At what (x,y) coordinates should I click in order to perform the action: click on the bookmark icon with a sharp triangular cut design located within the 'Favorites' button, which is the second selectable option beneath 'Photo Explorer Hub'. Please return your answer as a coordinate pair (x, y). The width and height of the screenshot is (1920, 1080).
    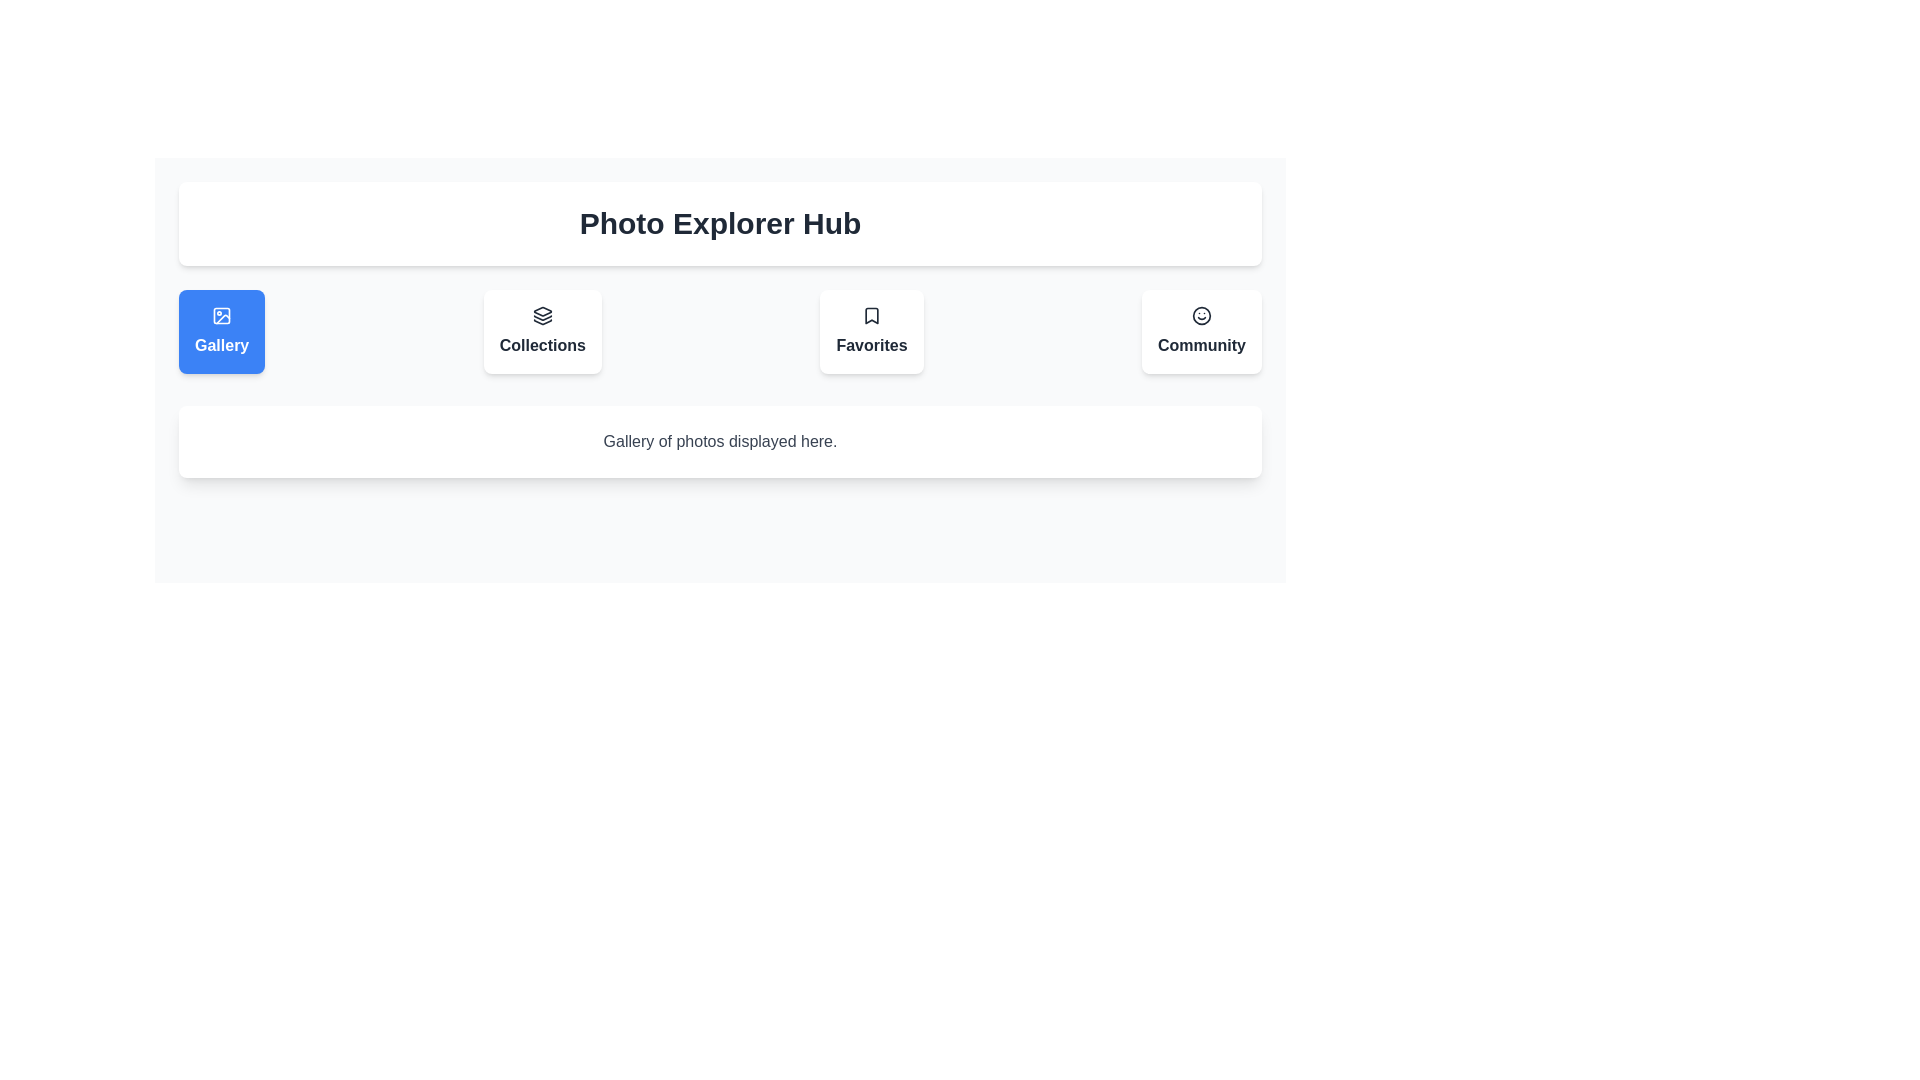
    Looking at the image, I should click on (872, 315).